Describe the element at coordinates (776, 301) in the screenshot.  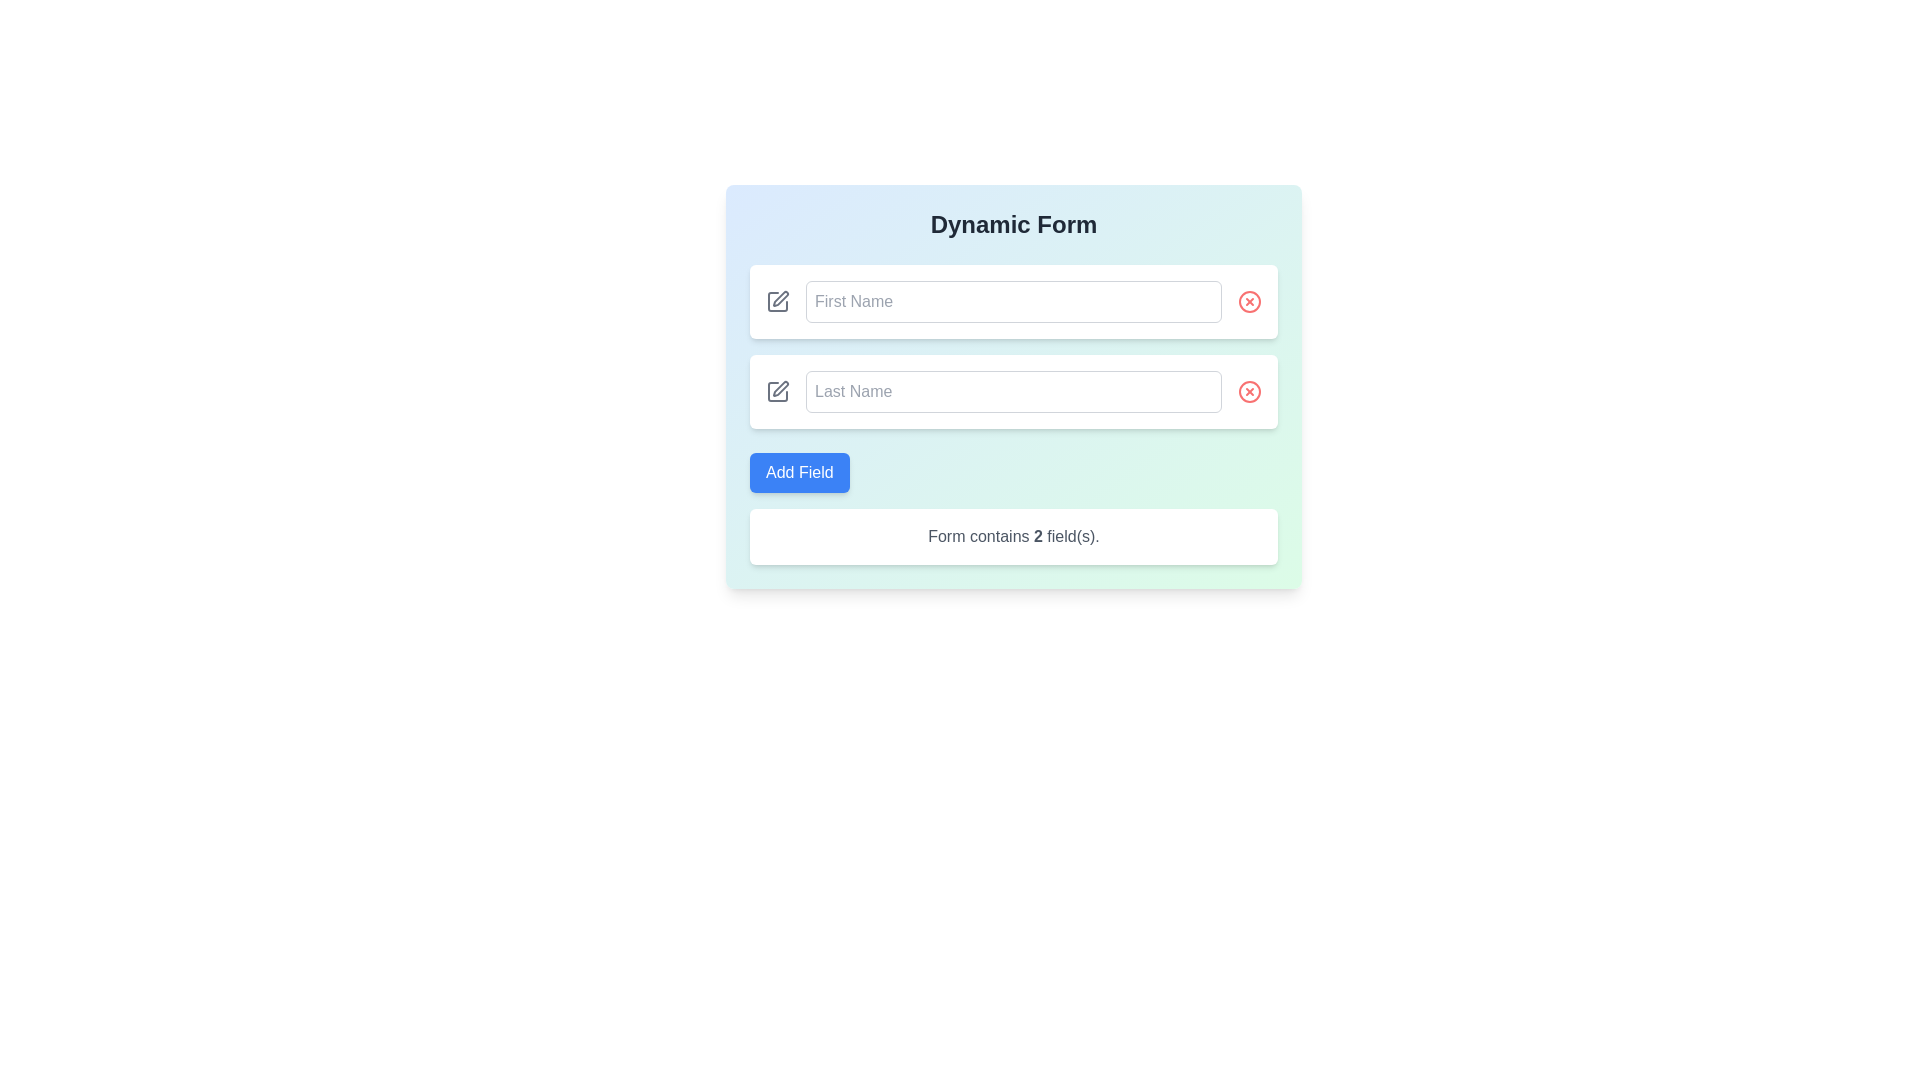
I see `the SVG icon located on the leftmost side of the input field labeled 'First Name', indicating it as a writable area` at that location.